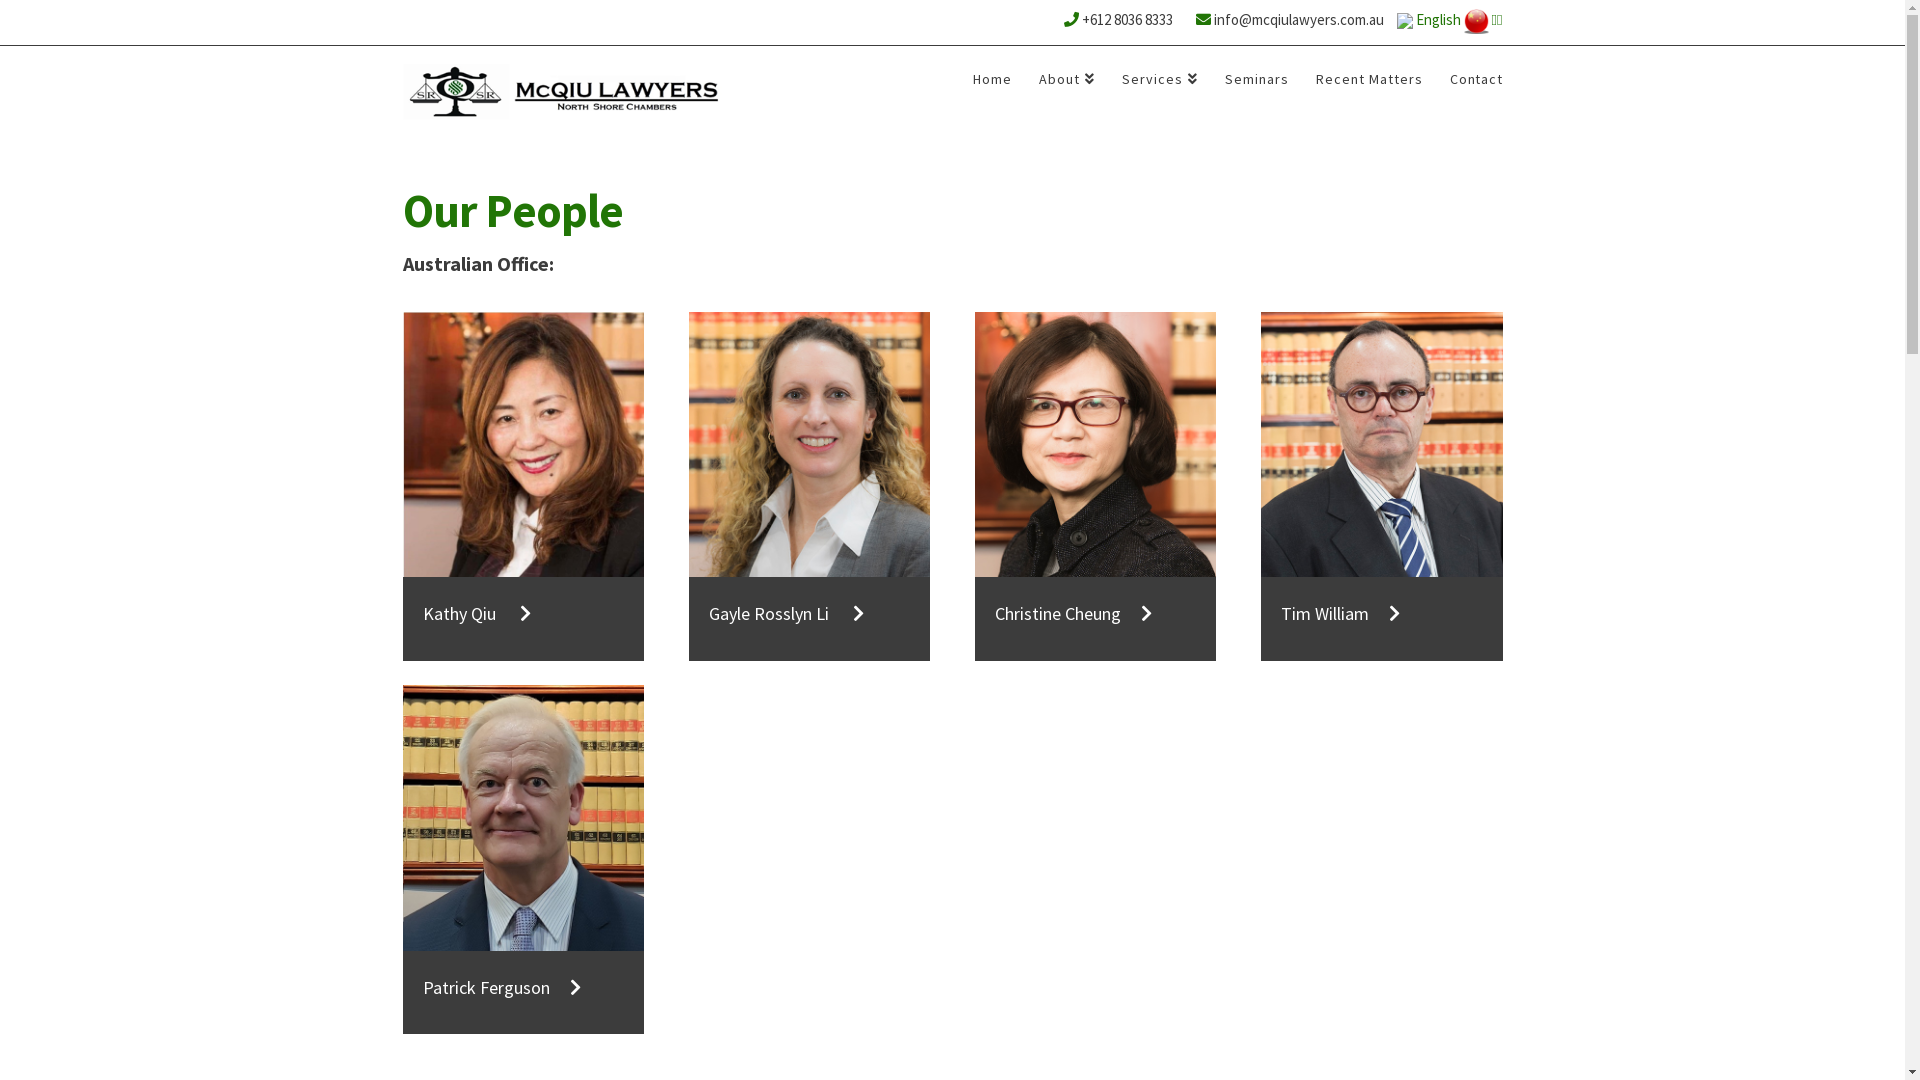 Image resolution: width=1920 pixels, height=1080 pixels. I want to click on 'Services', so click(1159, 84).